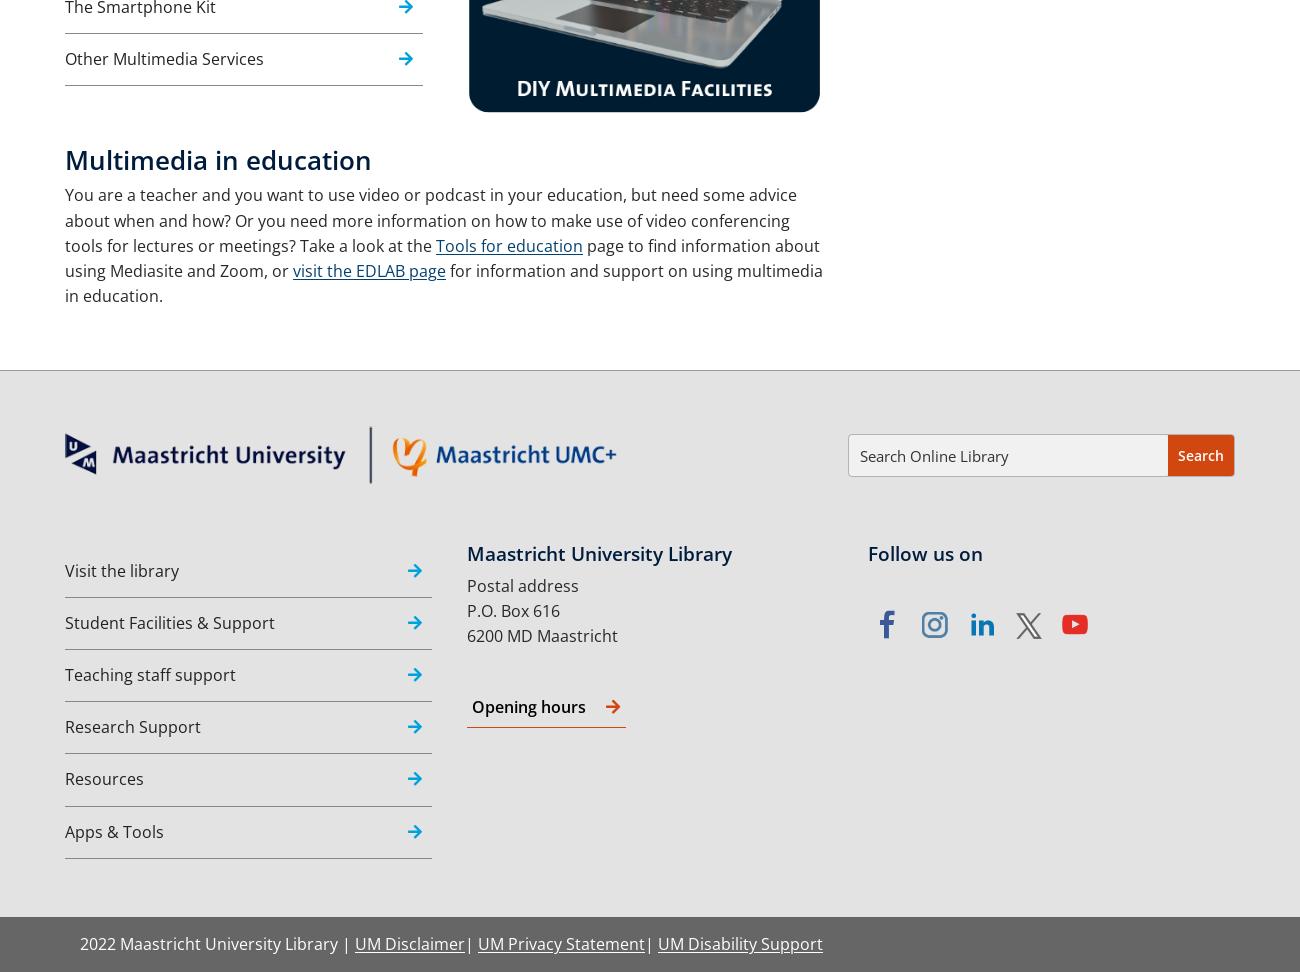 This screenshot has height=972, width=1300. I want to click on 'Teaching staff support', so click(149, 673).